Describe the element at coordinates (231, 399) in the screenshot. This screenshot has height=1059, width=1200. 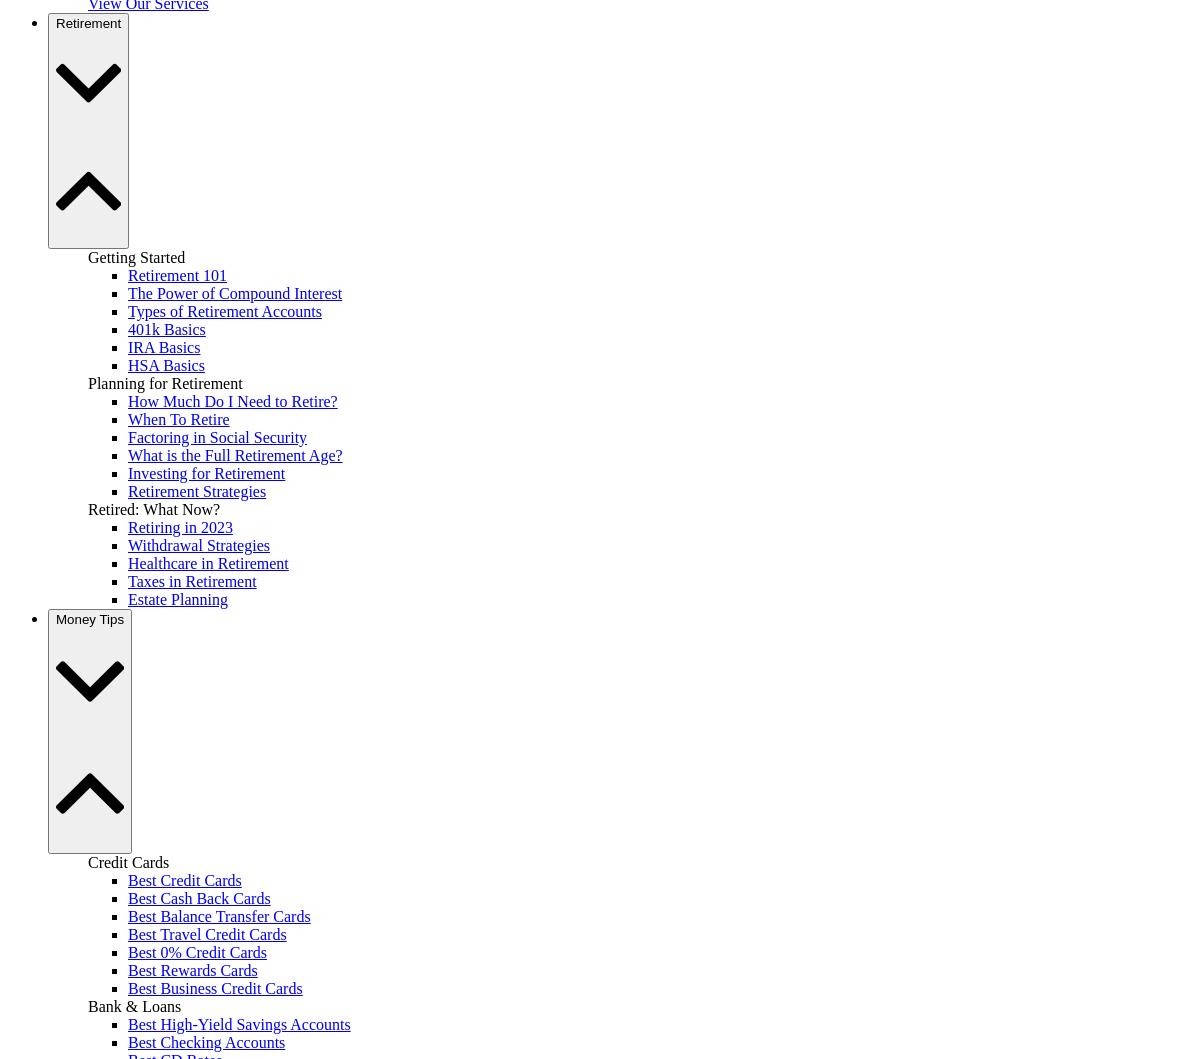
I see `'How Much Do I Need to Retire?'` at that location.